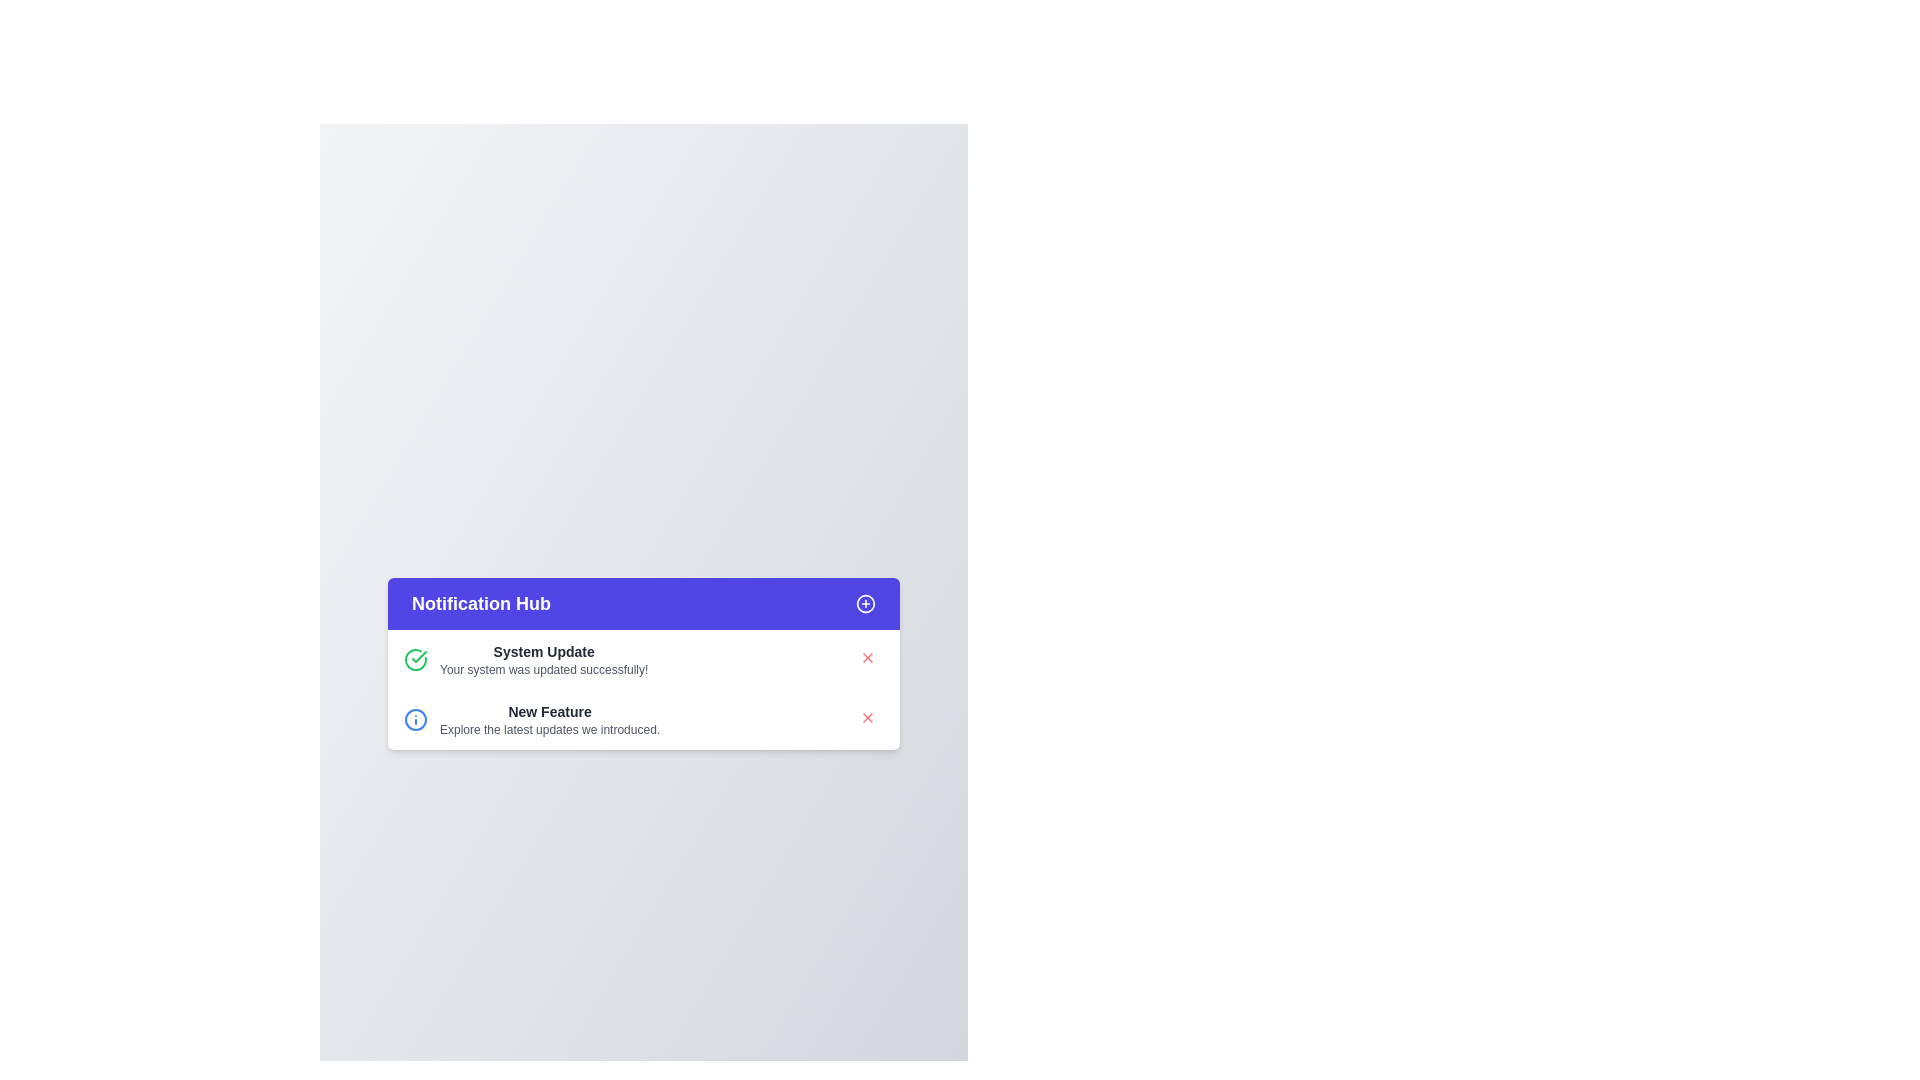  Describe the element at coordinates (544, 670) in the screenshot. I see `the text label providing confirmation feedback for a successful system update located beneath the 'System Update' heading in the 'Notification Hub'` at that location.